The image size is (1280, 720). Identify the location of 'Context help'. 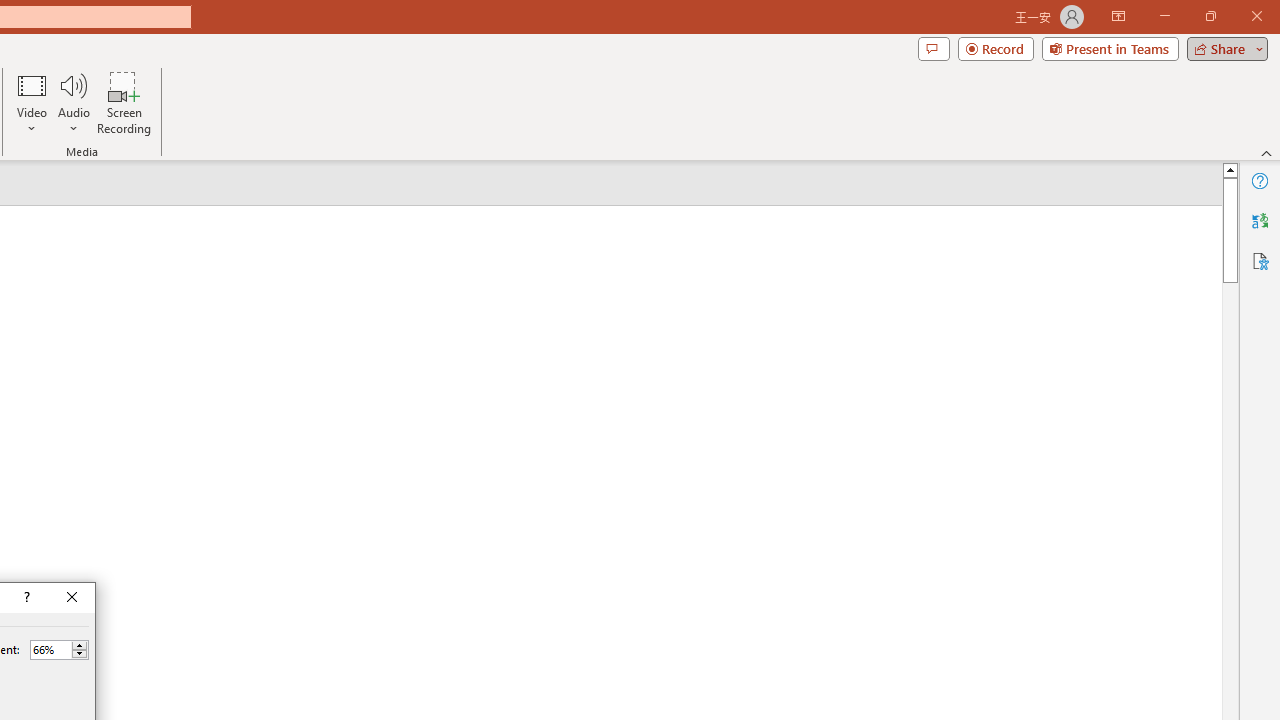
(25, 596).